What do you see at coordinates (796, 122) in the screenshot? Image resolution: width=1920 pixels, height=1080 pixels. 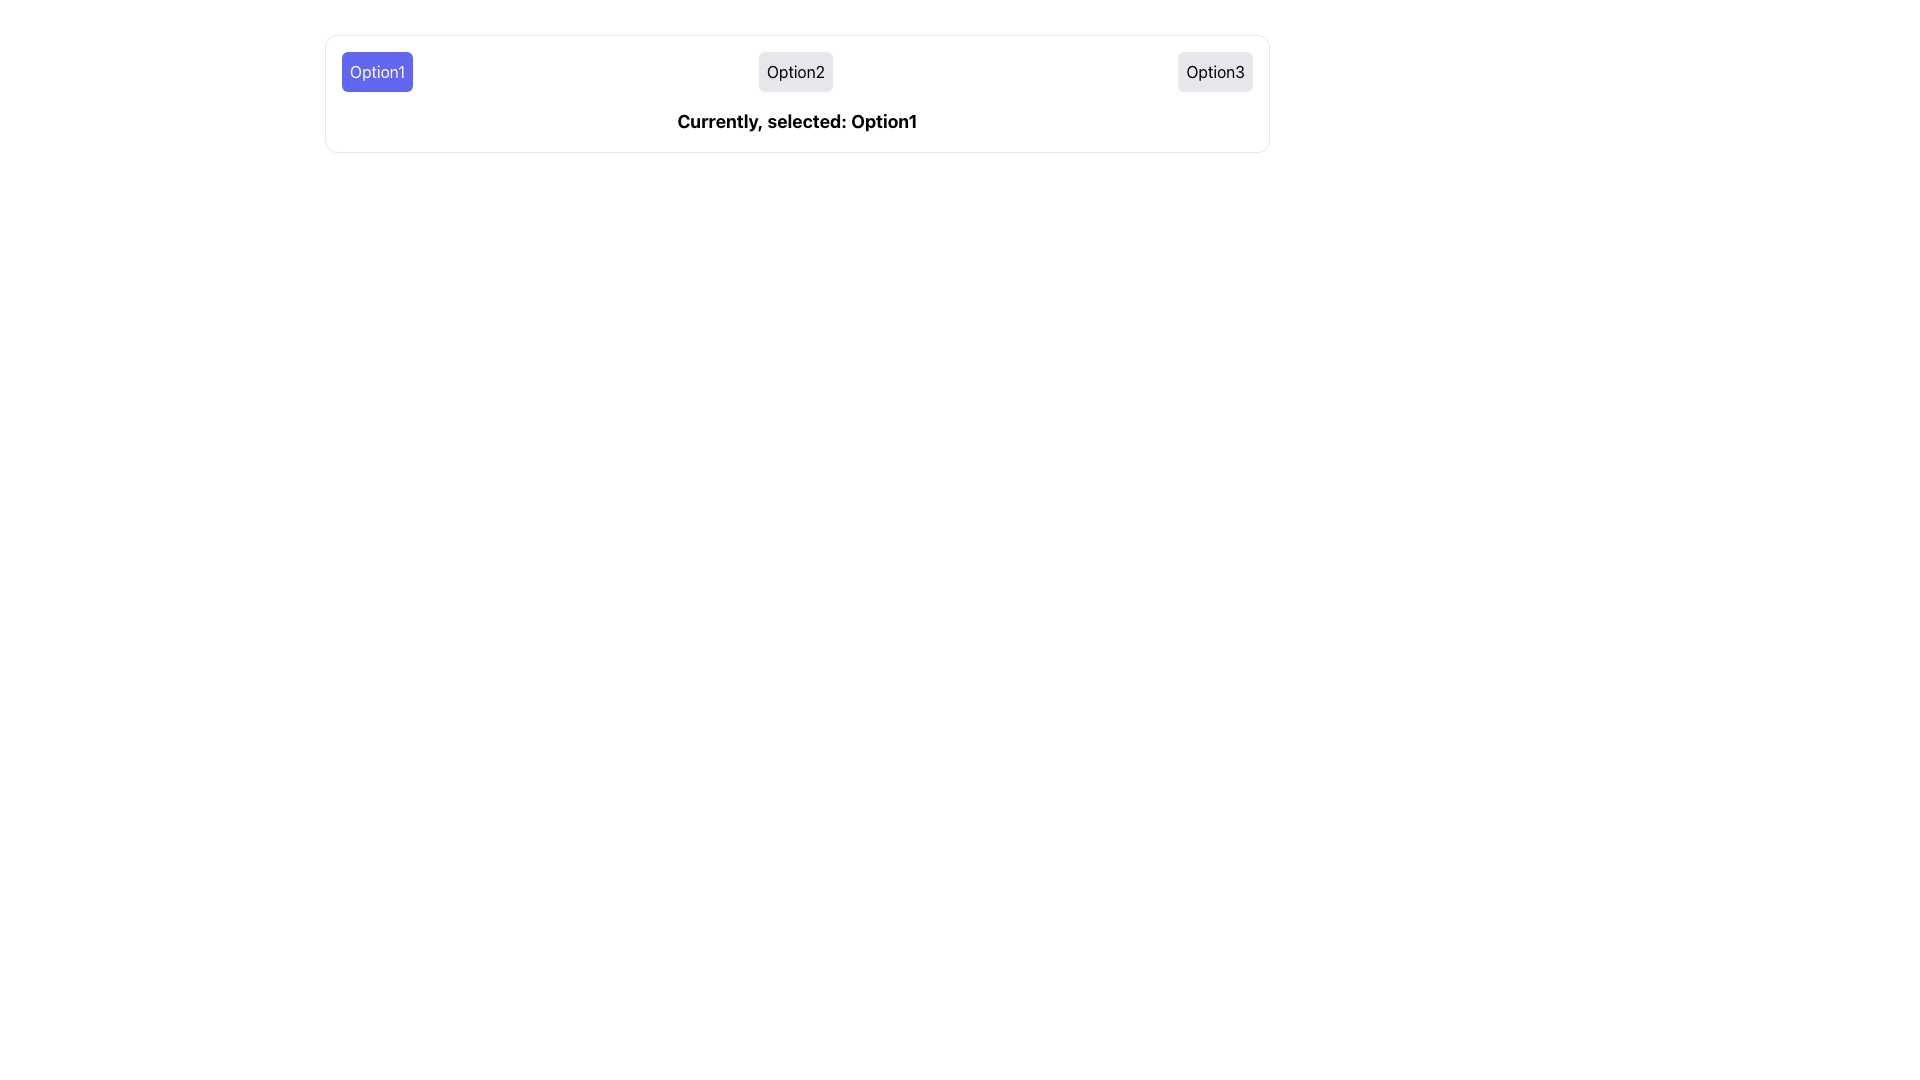 I see `the text label displaying 'Currently, selected: Option1', which is bold and larger, located below the group of options` at bounding box center [796, 122].